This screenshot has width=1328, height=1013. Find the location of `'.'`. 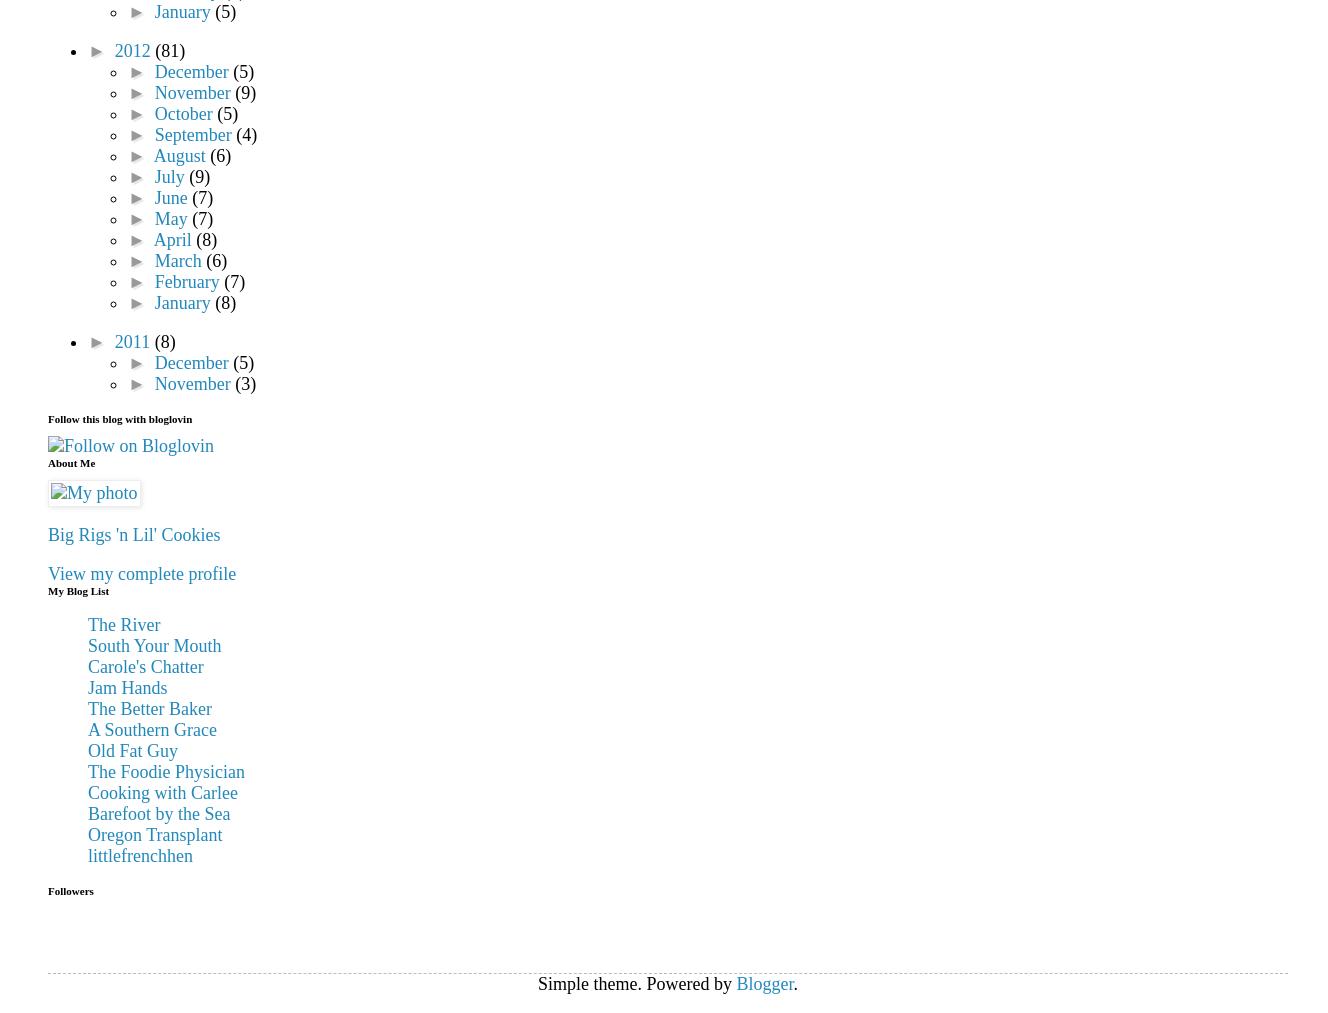

'.' is located at coordinates (793, 984).